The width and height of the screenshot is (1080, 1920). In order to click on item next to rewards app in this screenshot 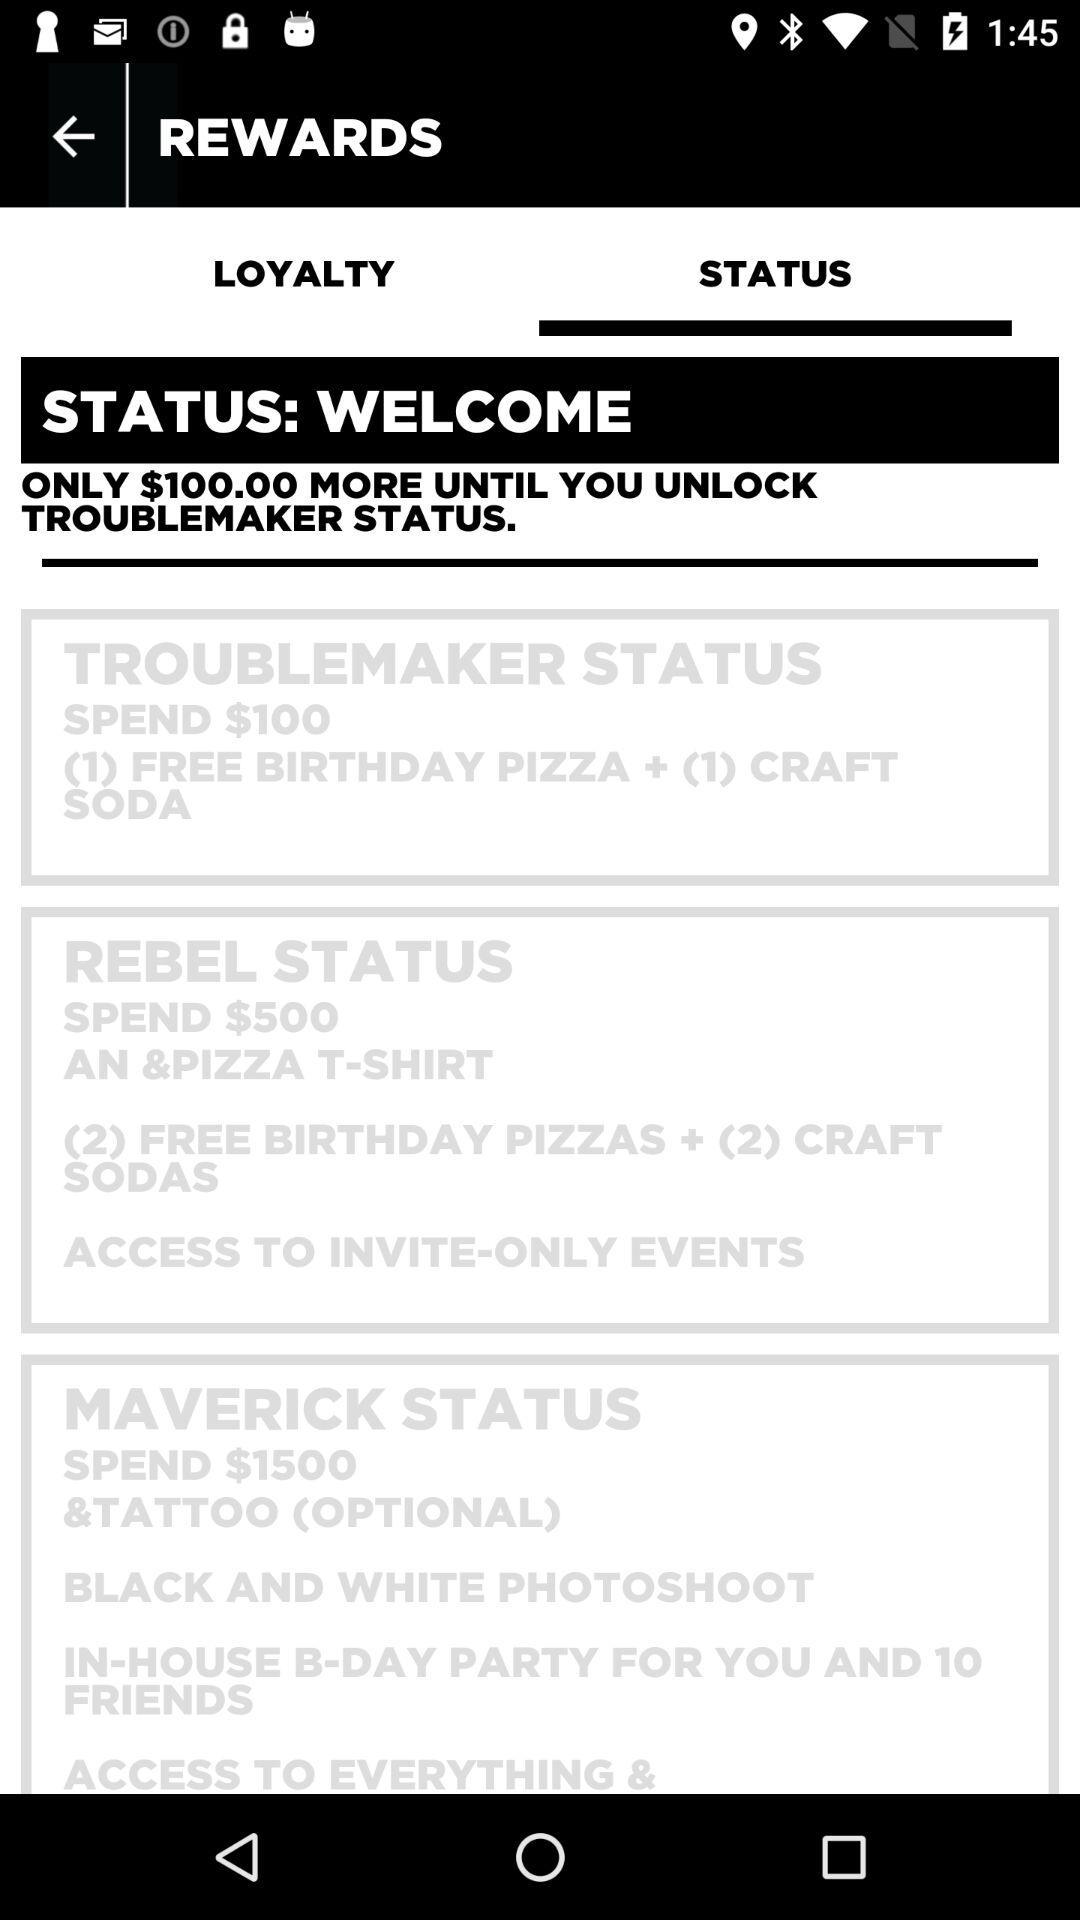, I will do `click(72, 135)`.